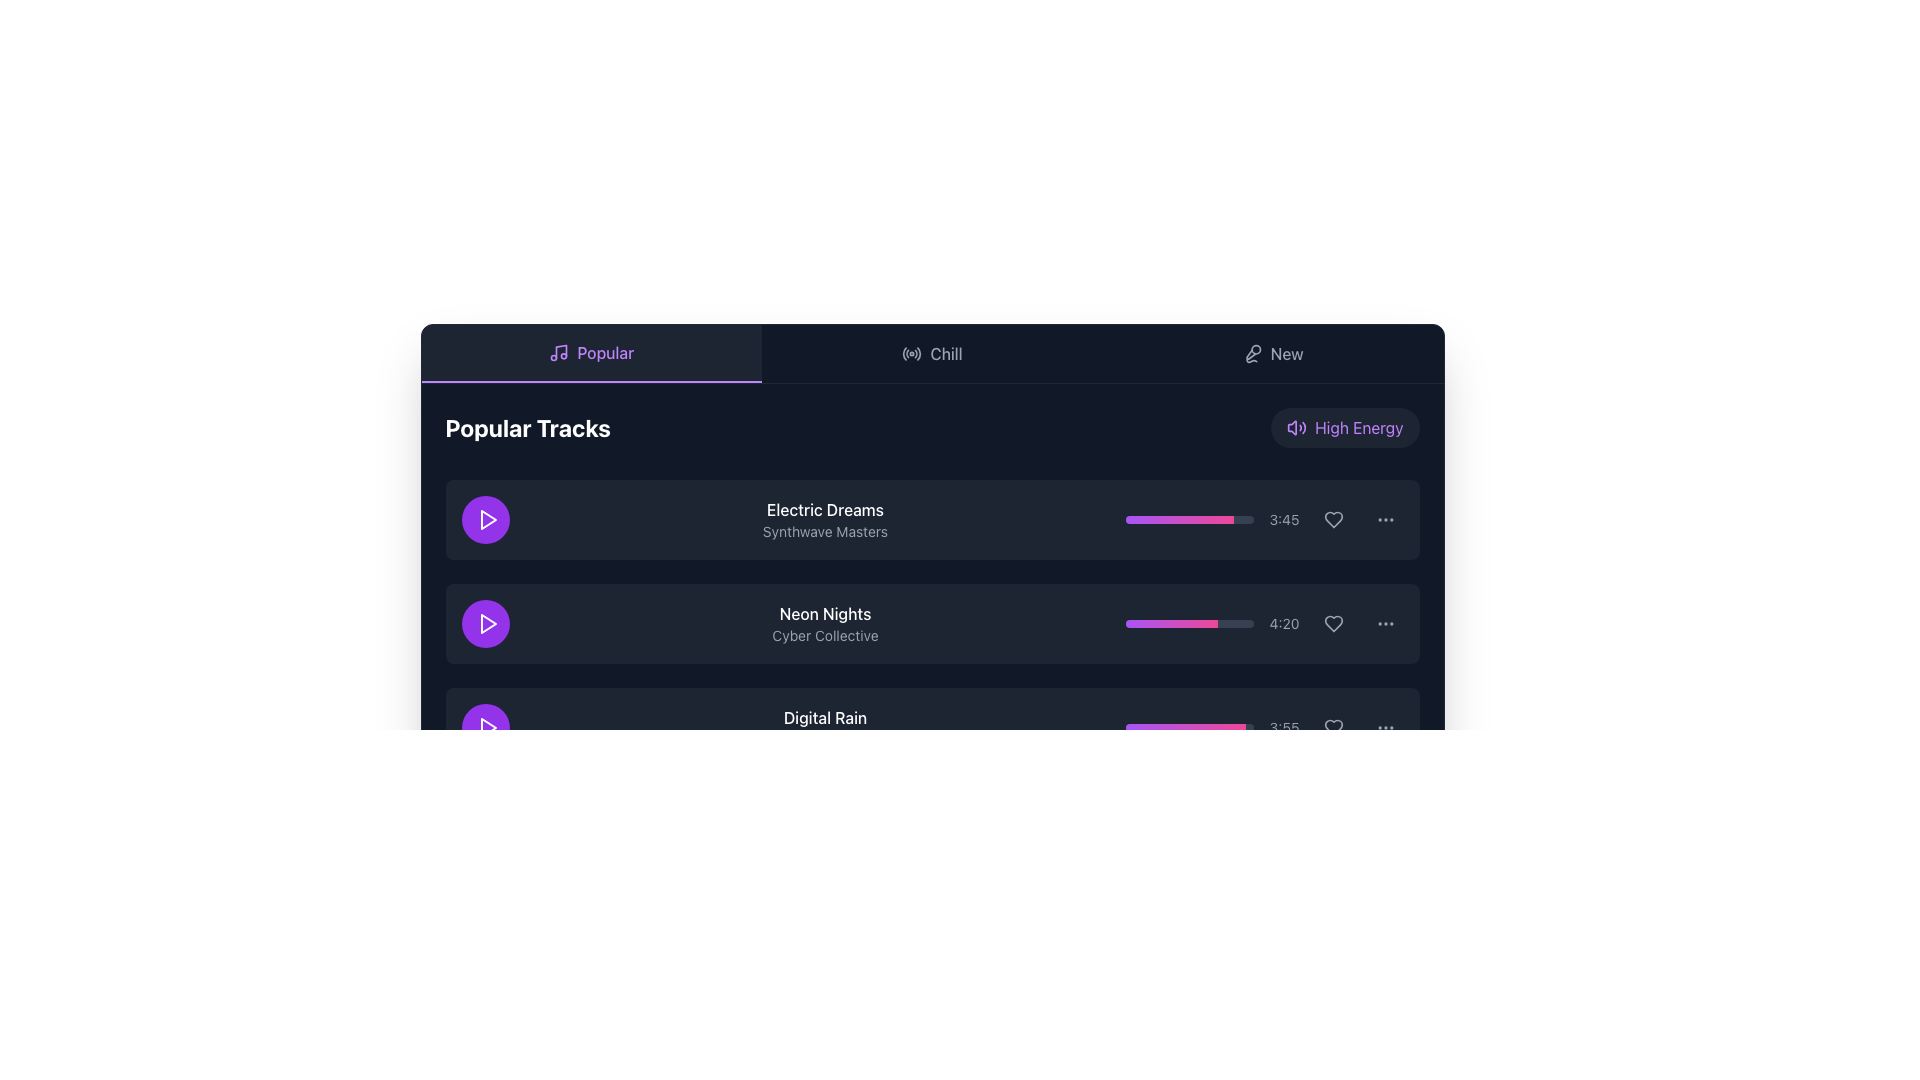 The width and height of the screenshot is (1920, 1080). Describe the element at coordinates (487, 519) in the screenshot. I see `the small triangular play icon, which is white and located within a purple circular background` at that location.